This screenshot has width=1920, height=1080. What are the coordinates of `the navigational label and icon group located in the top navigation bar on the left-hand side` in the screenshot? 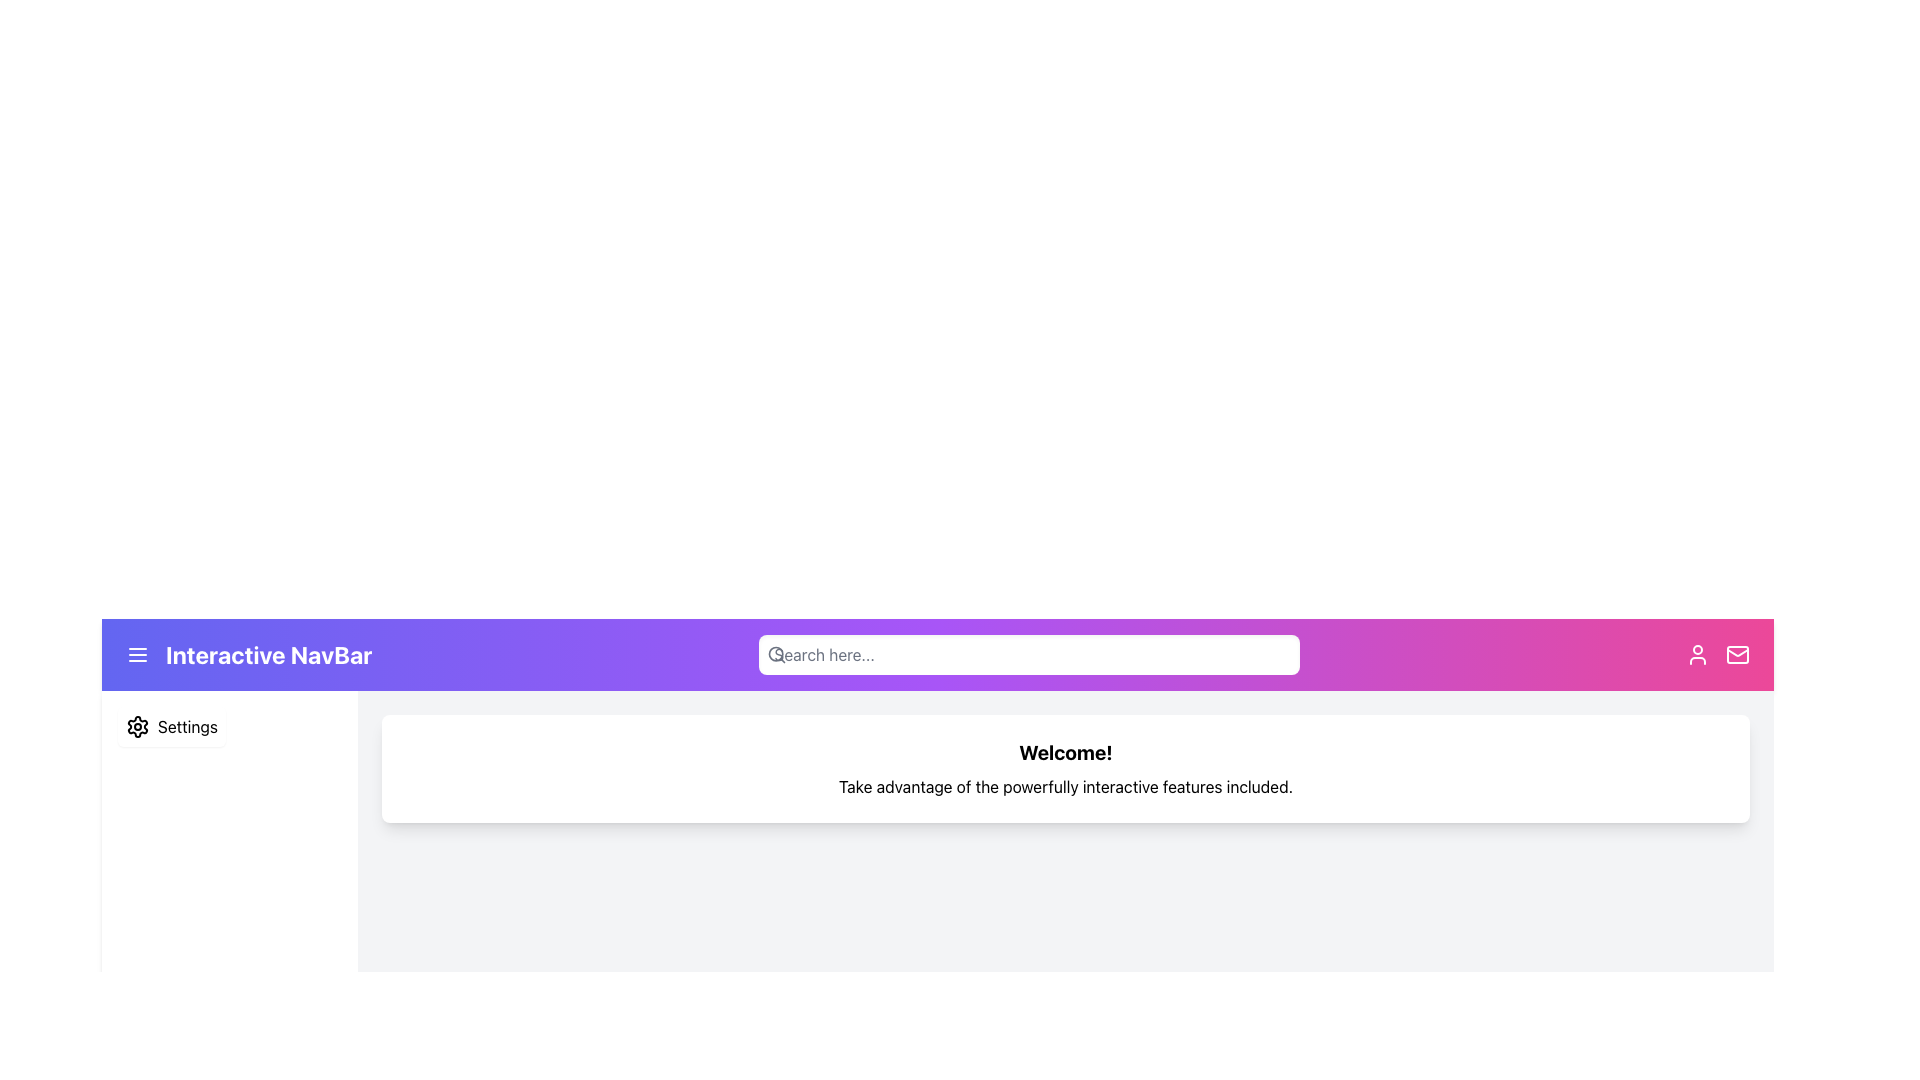 It's located at (248, 655).